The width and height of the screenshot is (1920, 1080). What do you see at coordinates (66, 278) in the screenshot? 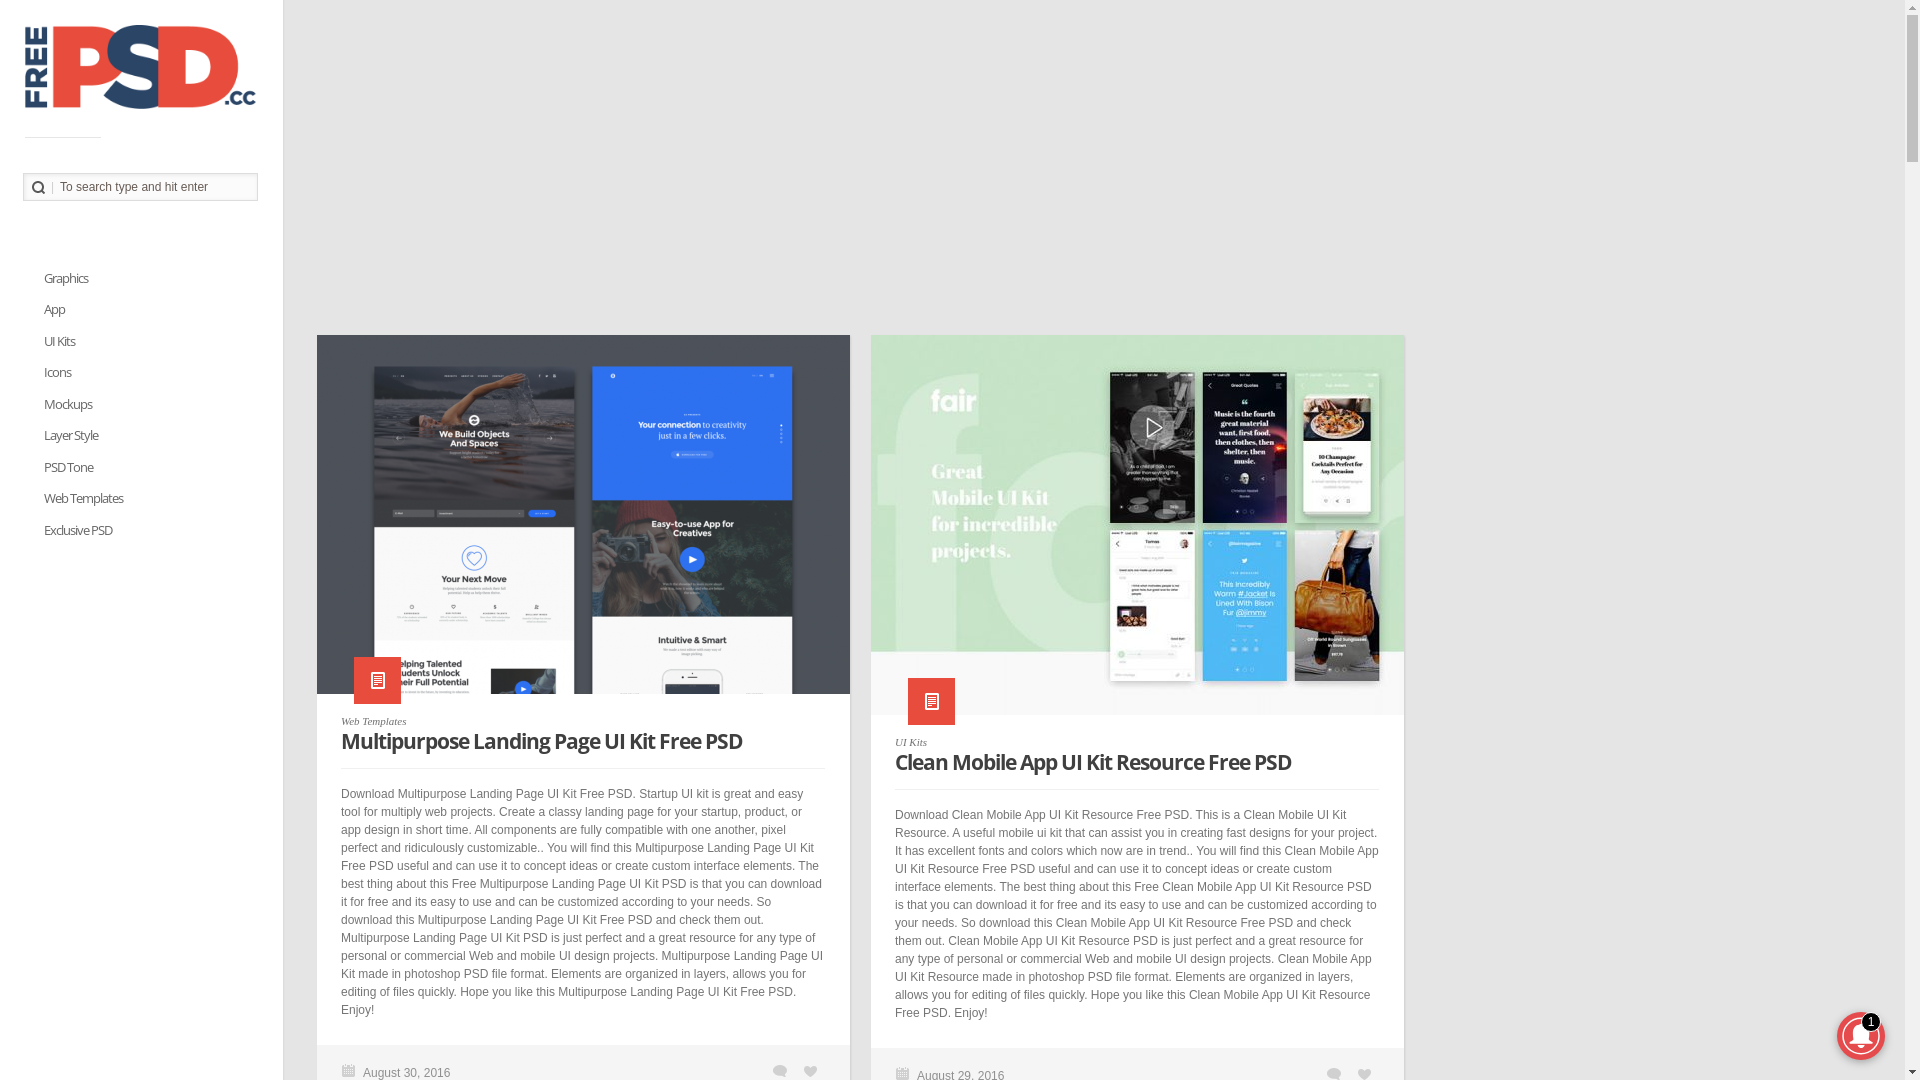
I see `'Graphics'` at bounding box center [66, 278].